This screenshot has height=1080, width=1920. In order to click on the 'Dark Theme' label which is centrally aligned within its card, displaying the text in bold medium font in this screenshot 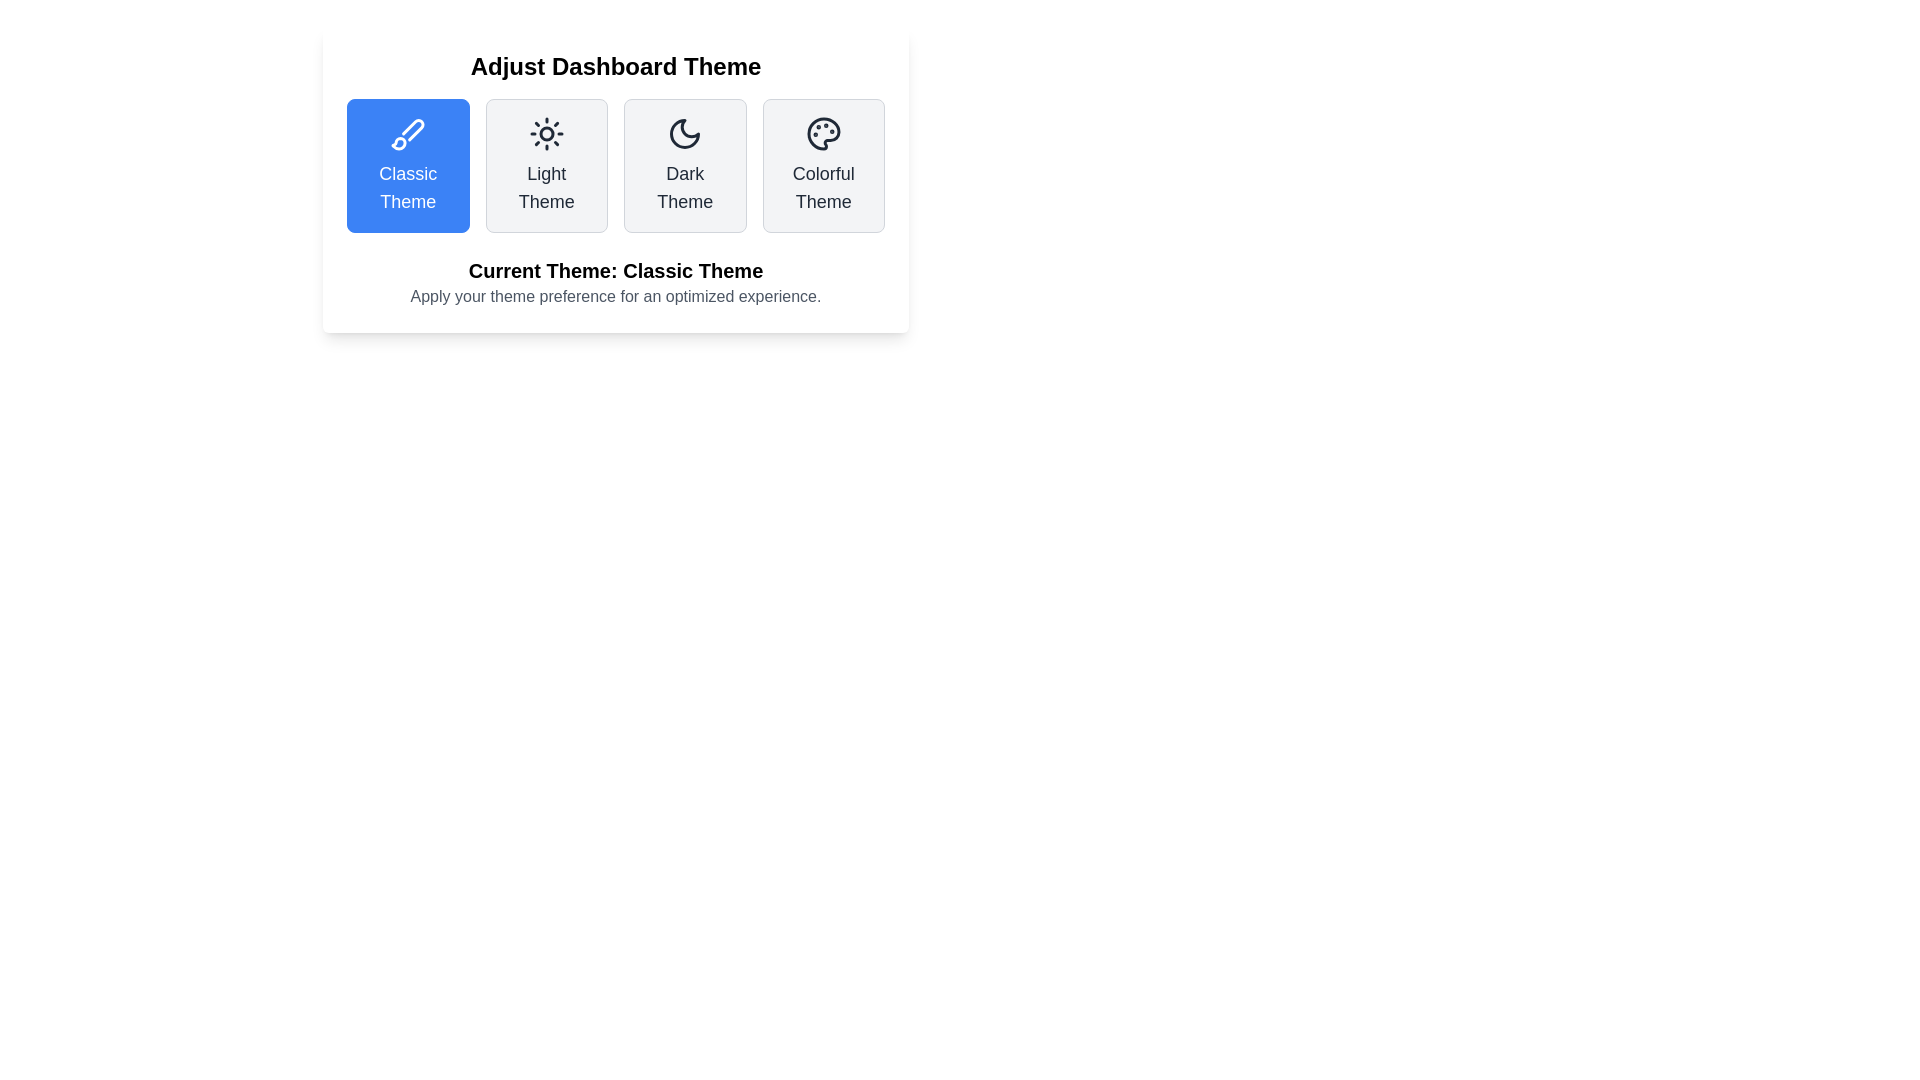, I will do `click(685, 188)`.